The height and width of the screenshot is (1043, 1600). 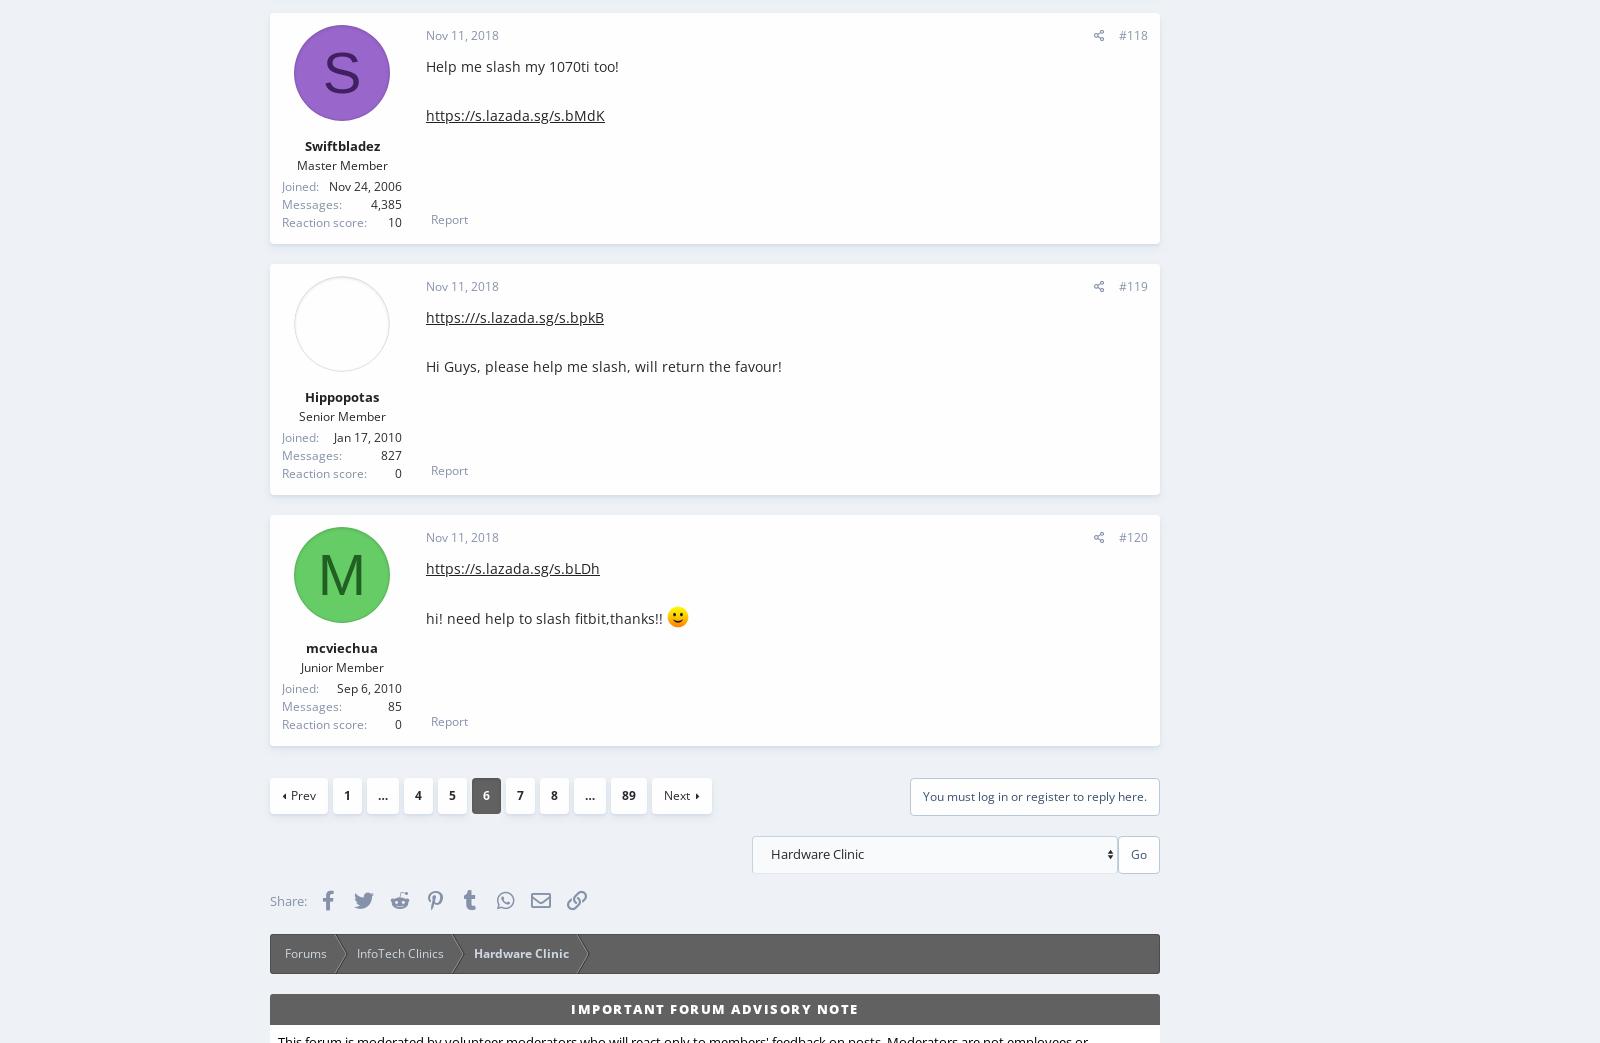 I want to click on 'Hi Guys, please help me slash, will return the favour!', so click(x=604, y=364).